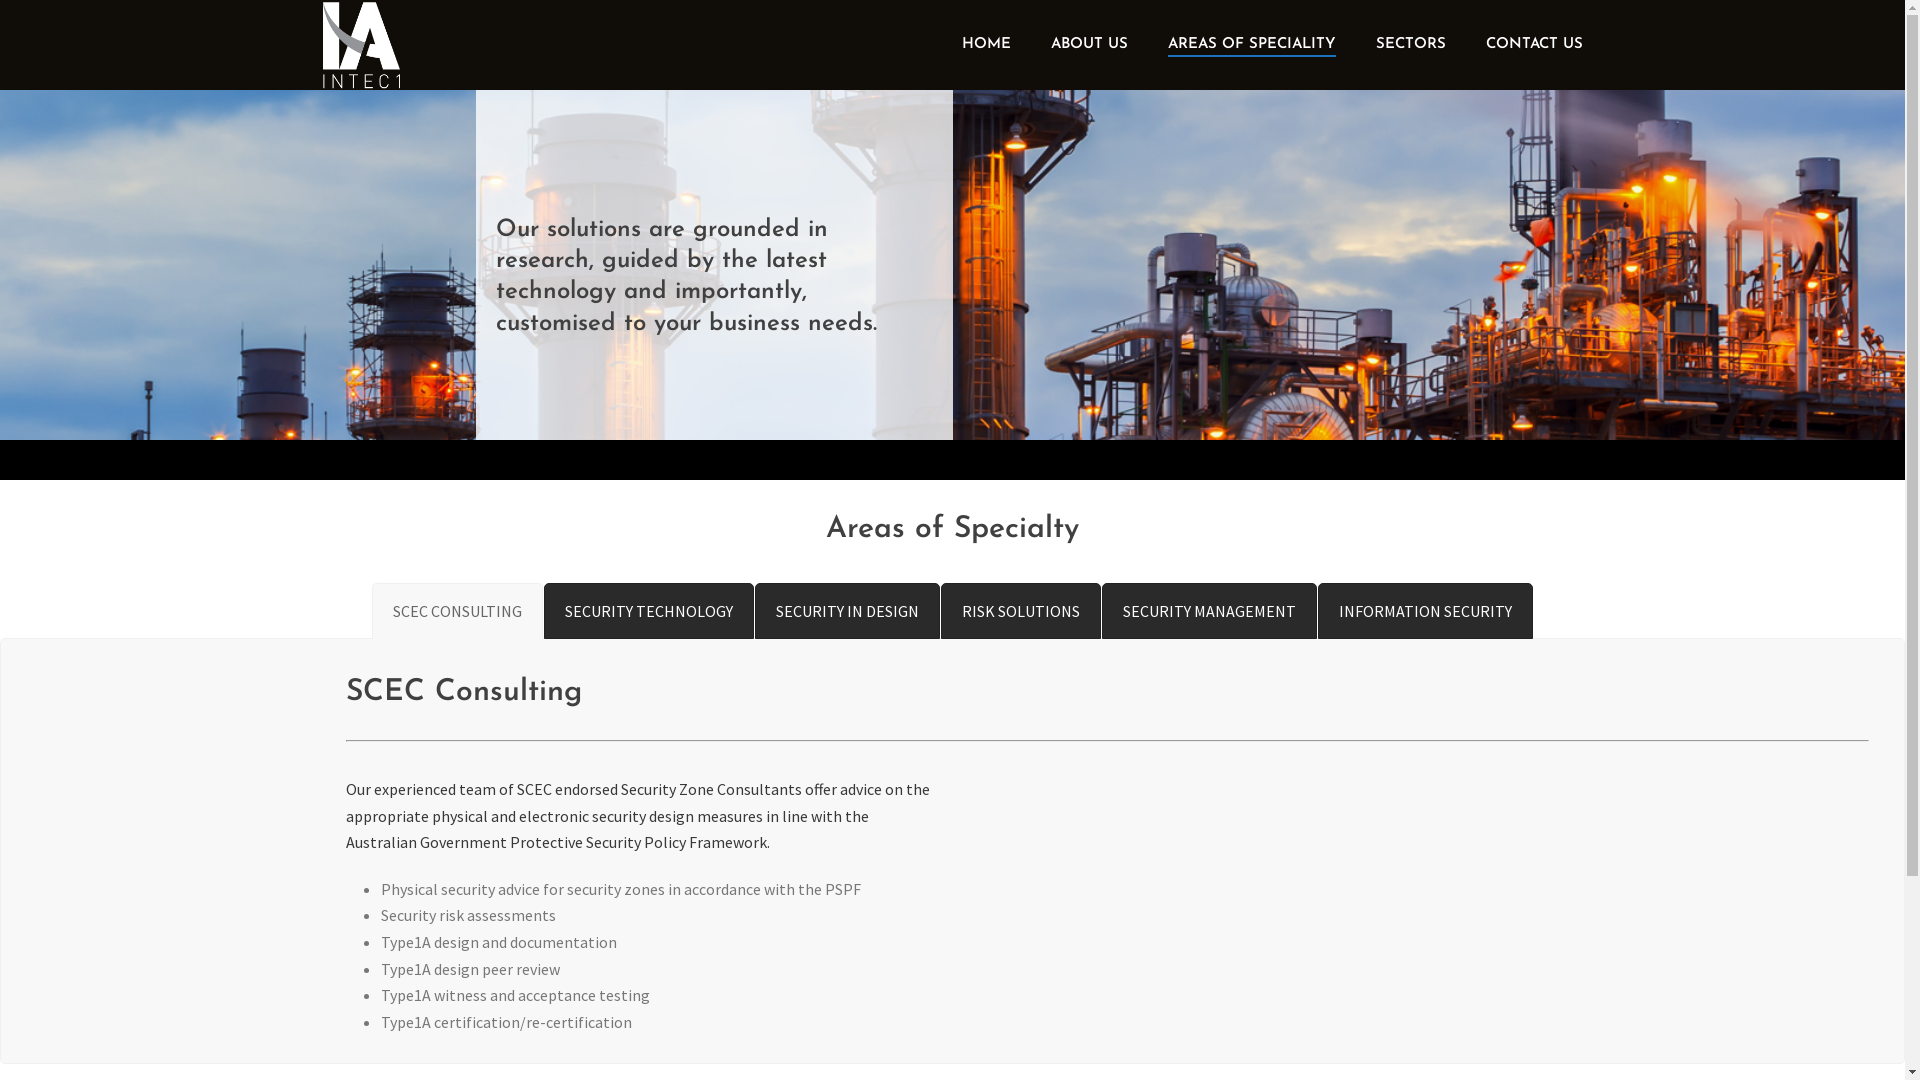 Image resolution: width=1920 pixels, height=1080 pixels. What do you see at coordinates (1147, 45) in the screenshot?
I see `'AREAS OF SPECIALITY'` at bounding box center [1147, 45].